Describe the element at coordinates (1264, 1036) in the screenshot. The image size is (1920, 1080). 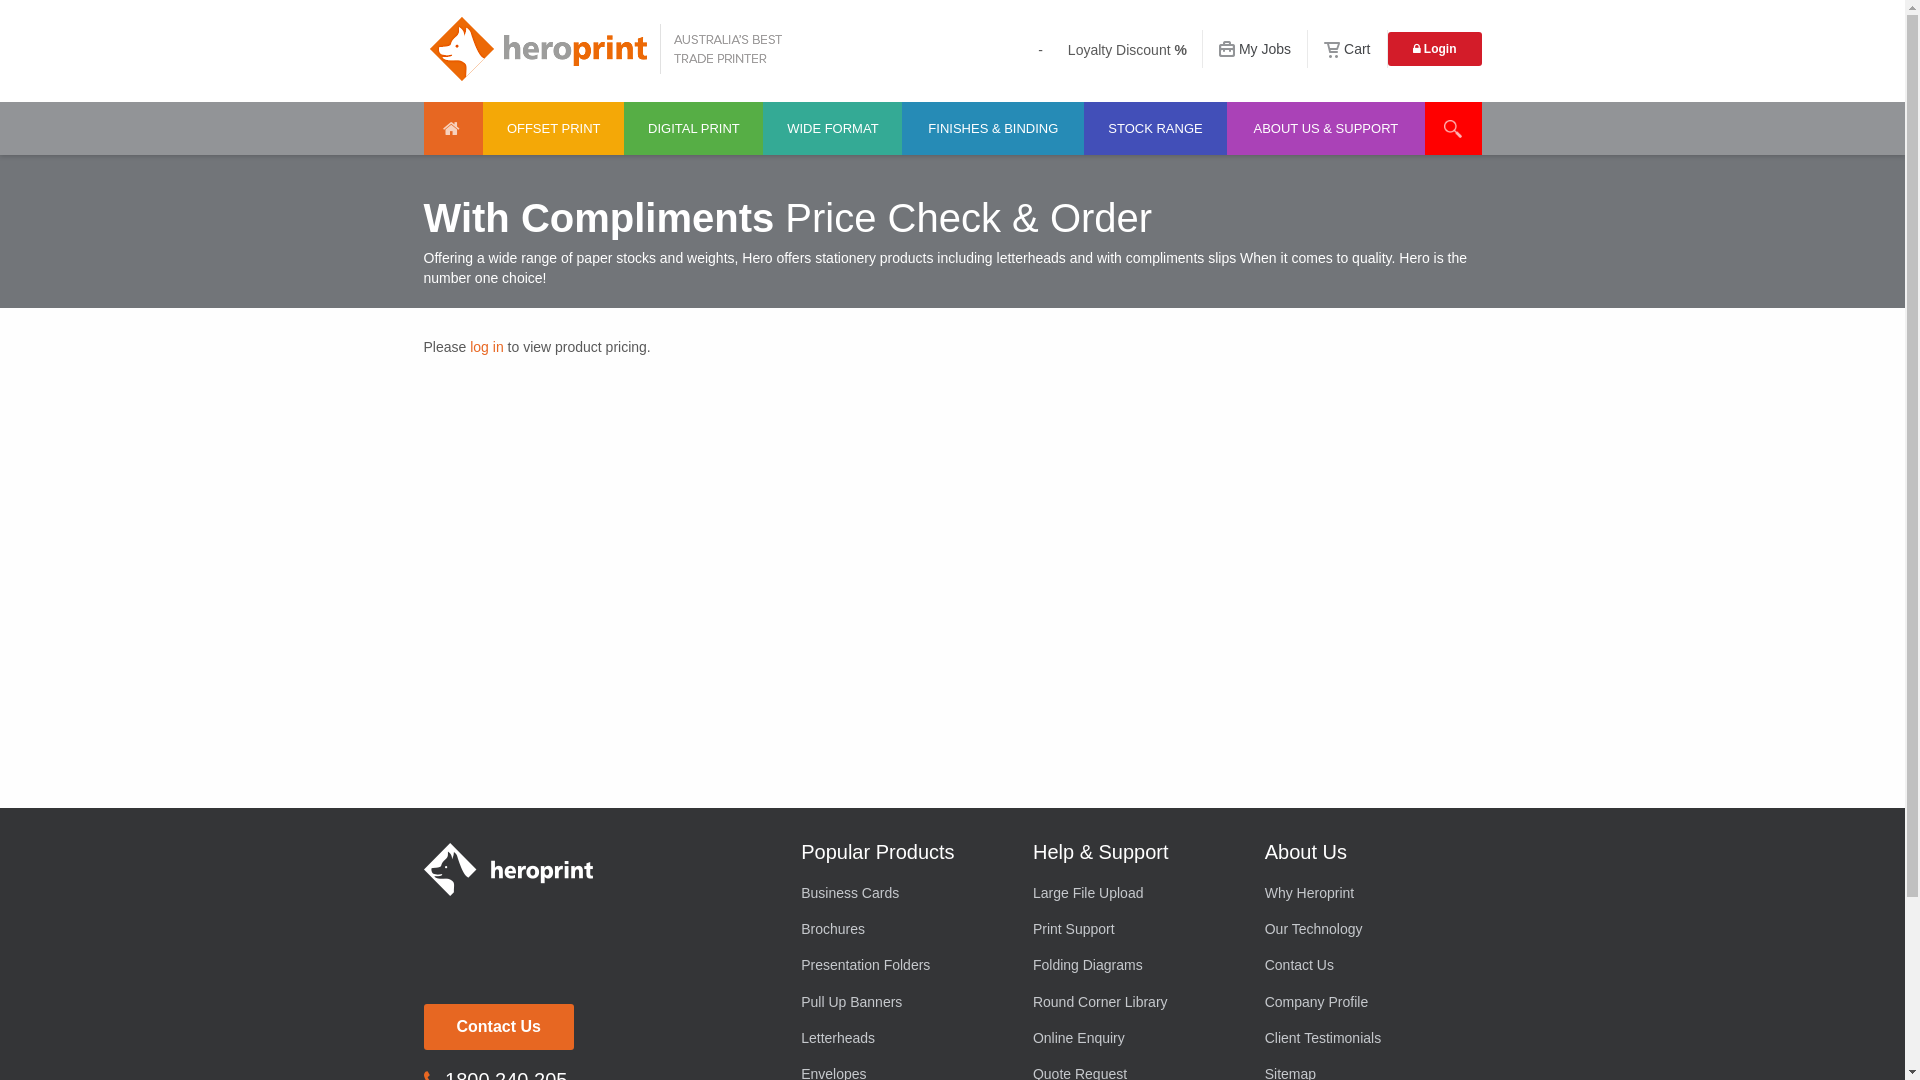
I see `'Client Testimonials'` at that location.